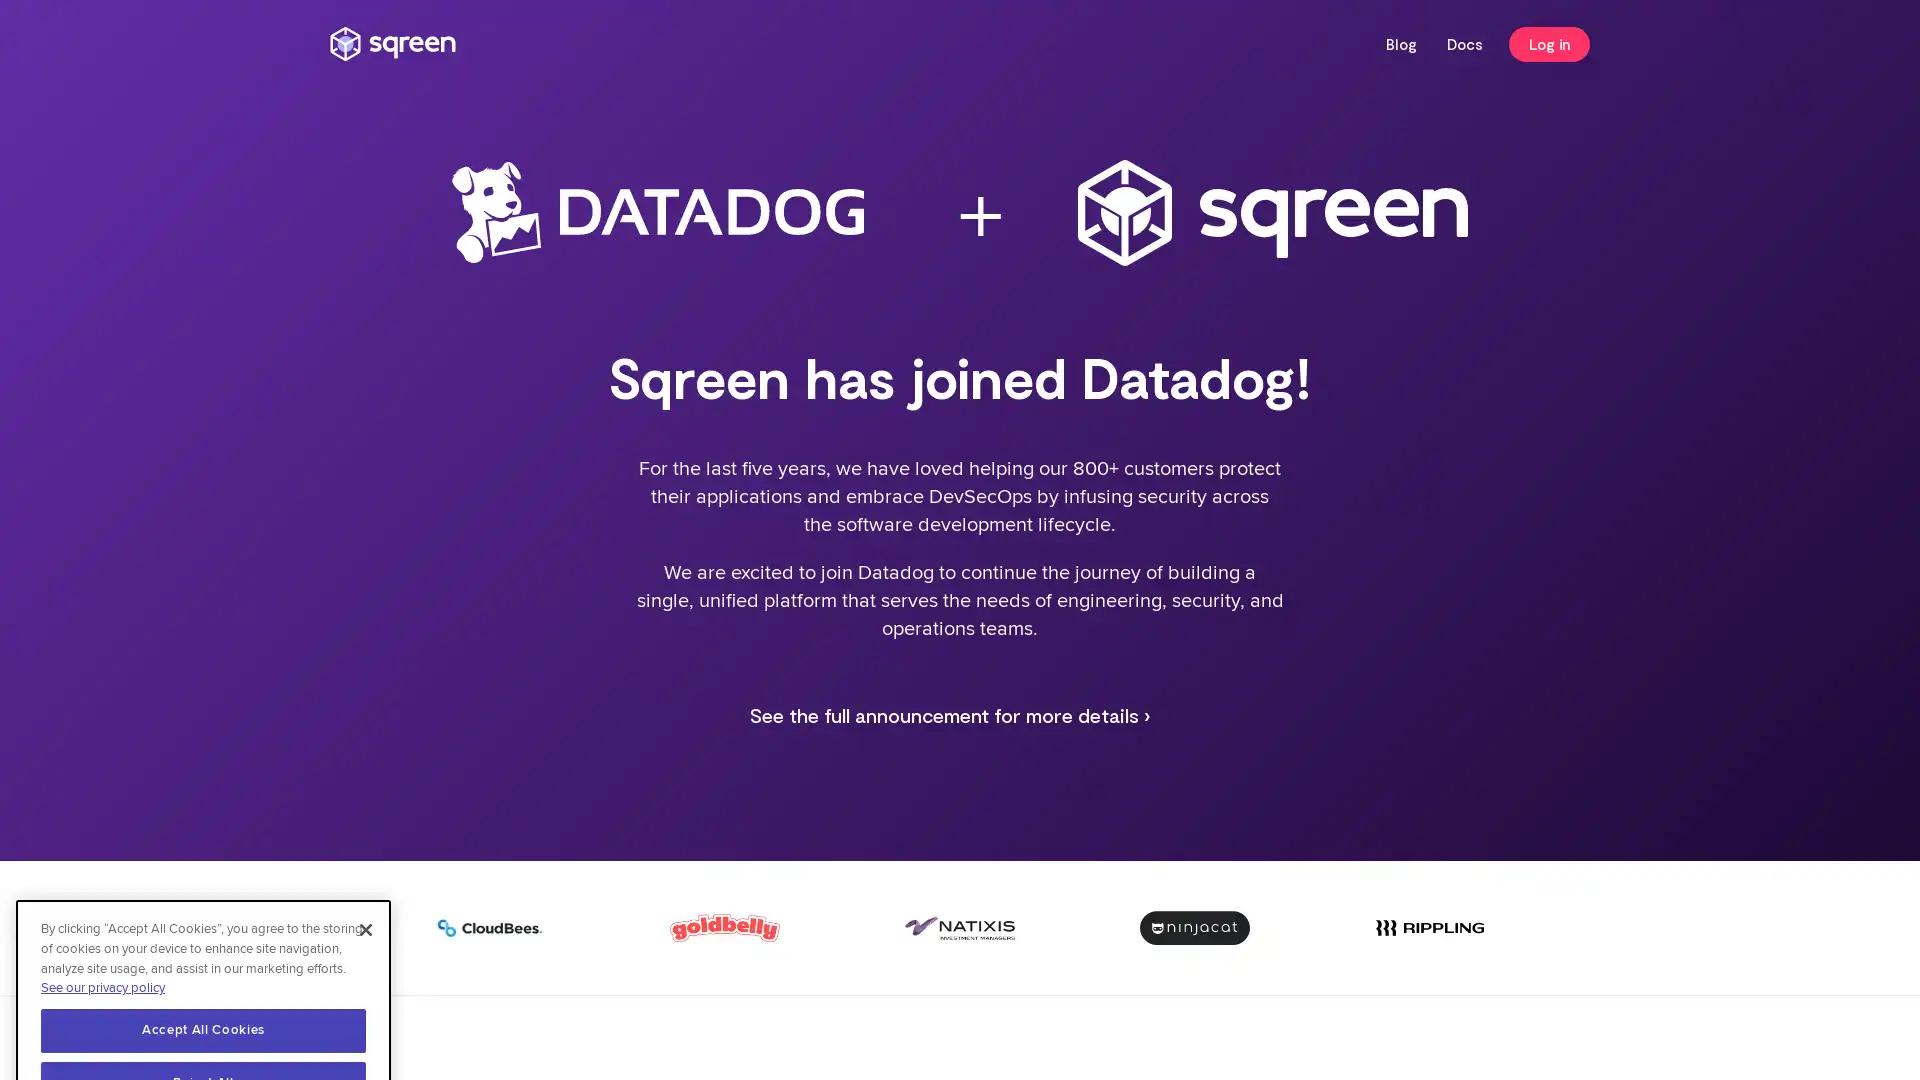  What do you see at coordinates (203, 1005) in the screenshot?
I see `Reject All` at bounding box center [203, 1005].